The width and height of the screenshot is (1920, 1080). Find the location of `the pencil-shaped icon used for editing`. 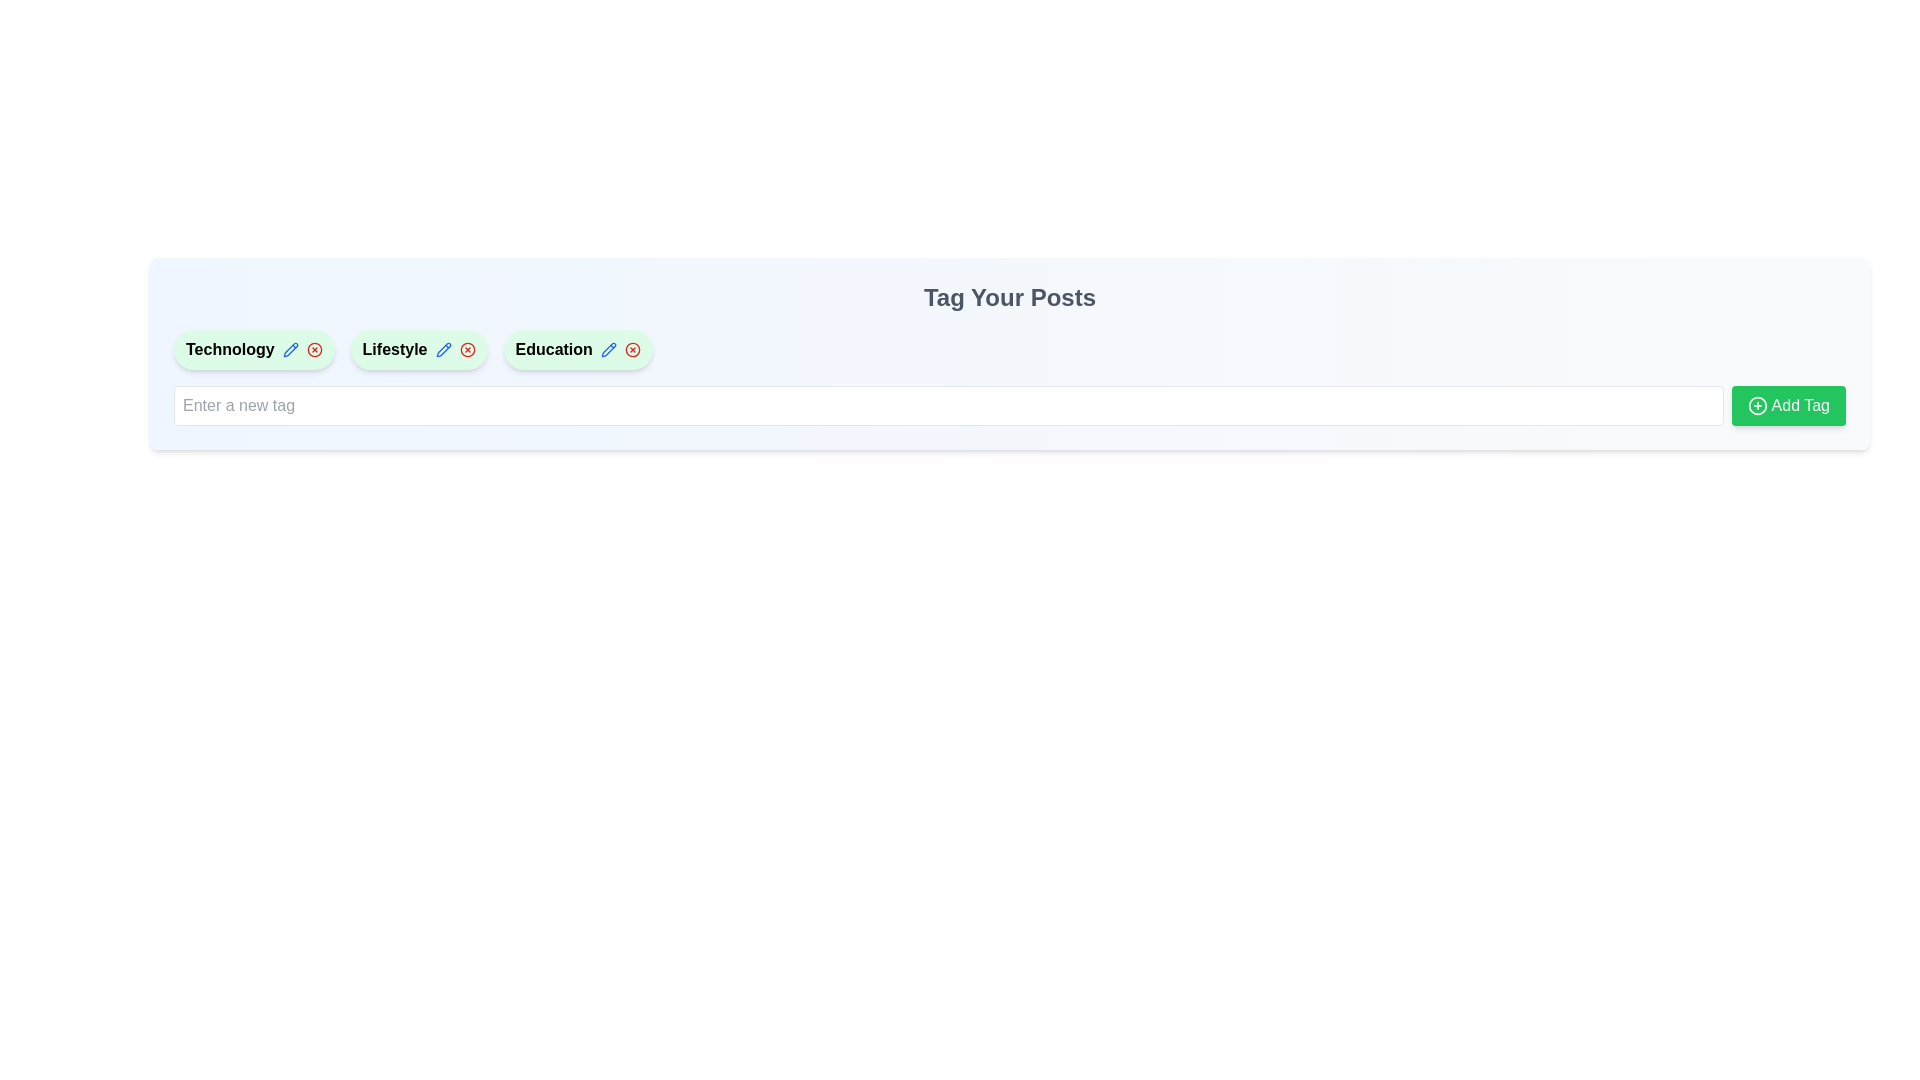

the pencil-shaped icon used for editing is located at coordinates (607, 349).